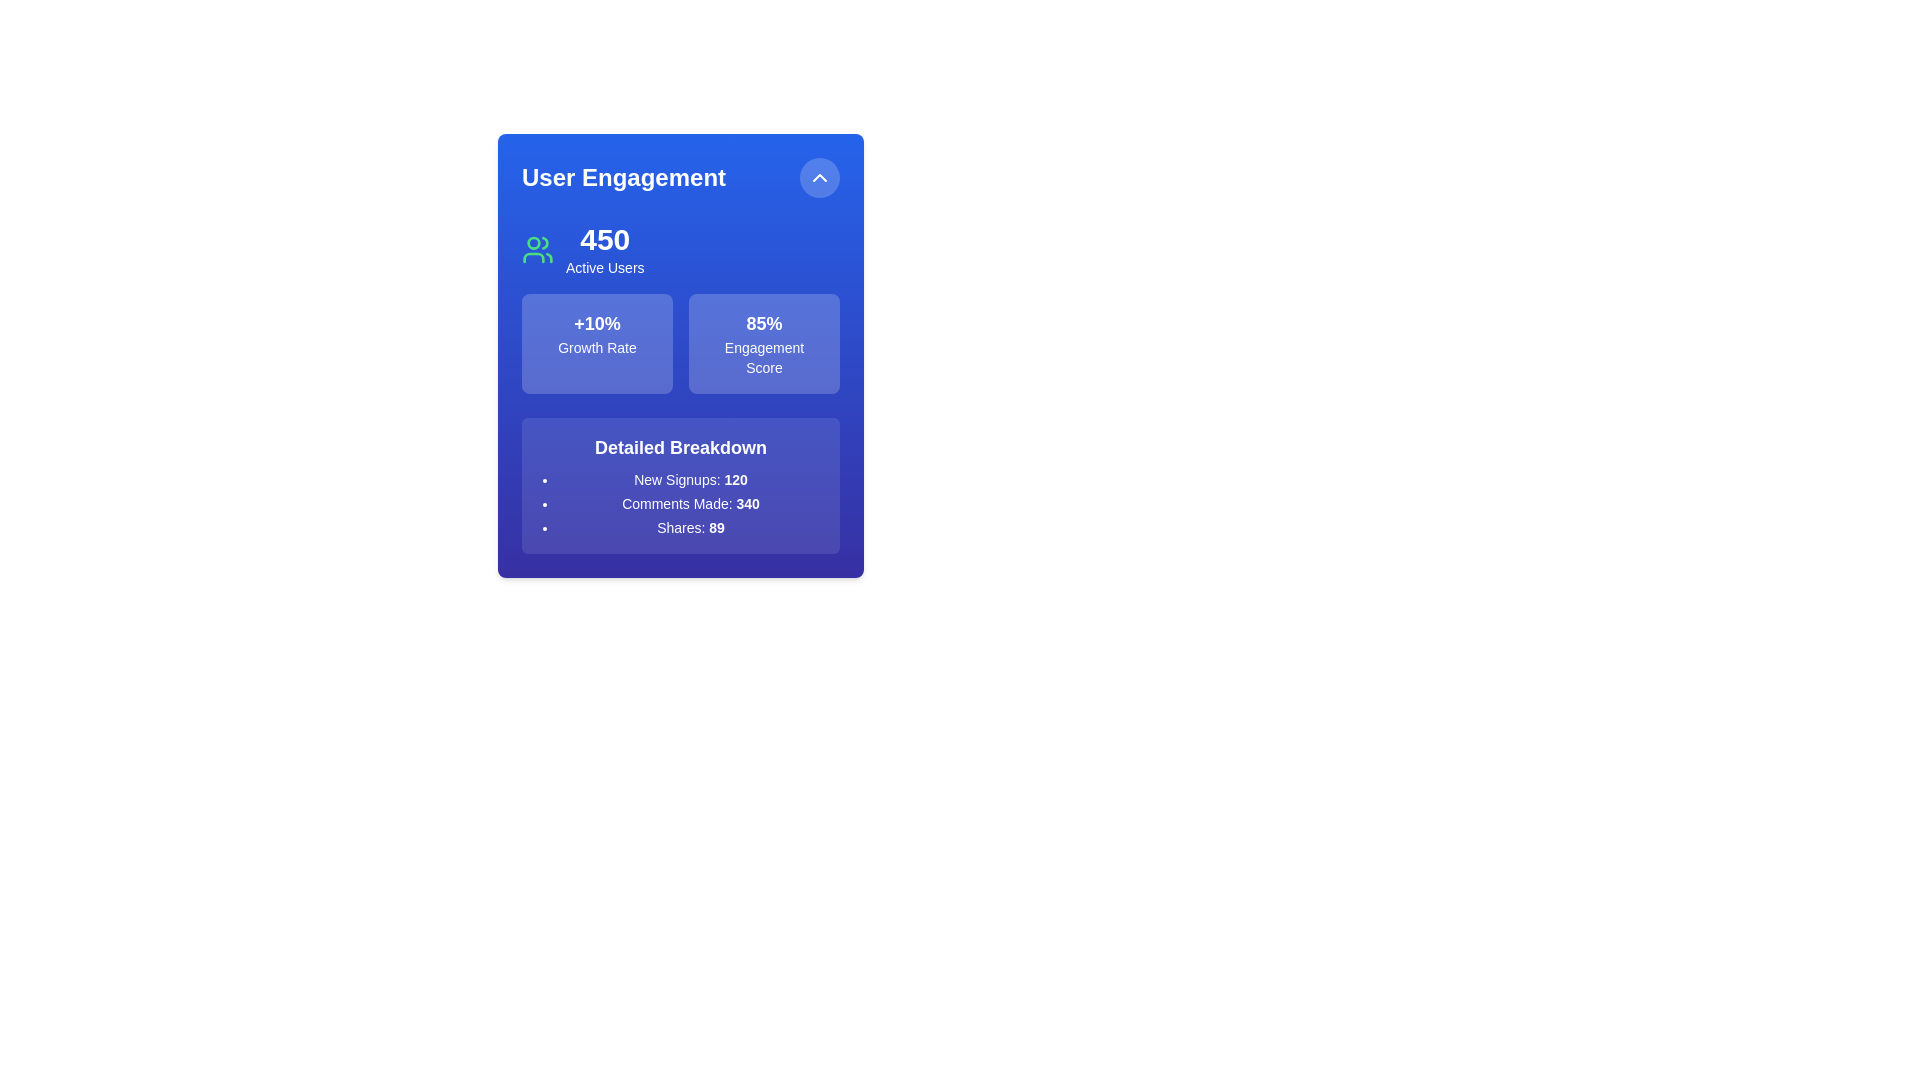 The height and width of the screenshot is (1080, 1920). Describe the element at coordinates (691, 527) in the screenshot. I see `displayed information from the Static text label showing 'Shares: 89', which is the third item in the bullet-point list under the 'Detailed Breakdown' section` at that location.